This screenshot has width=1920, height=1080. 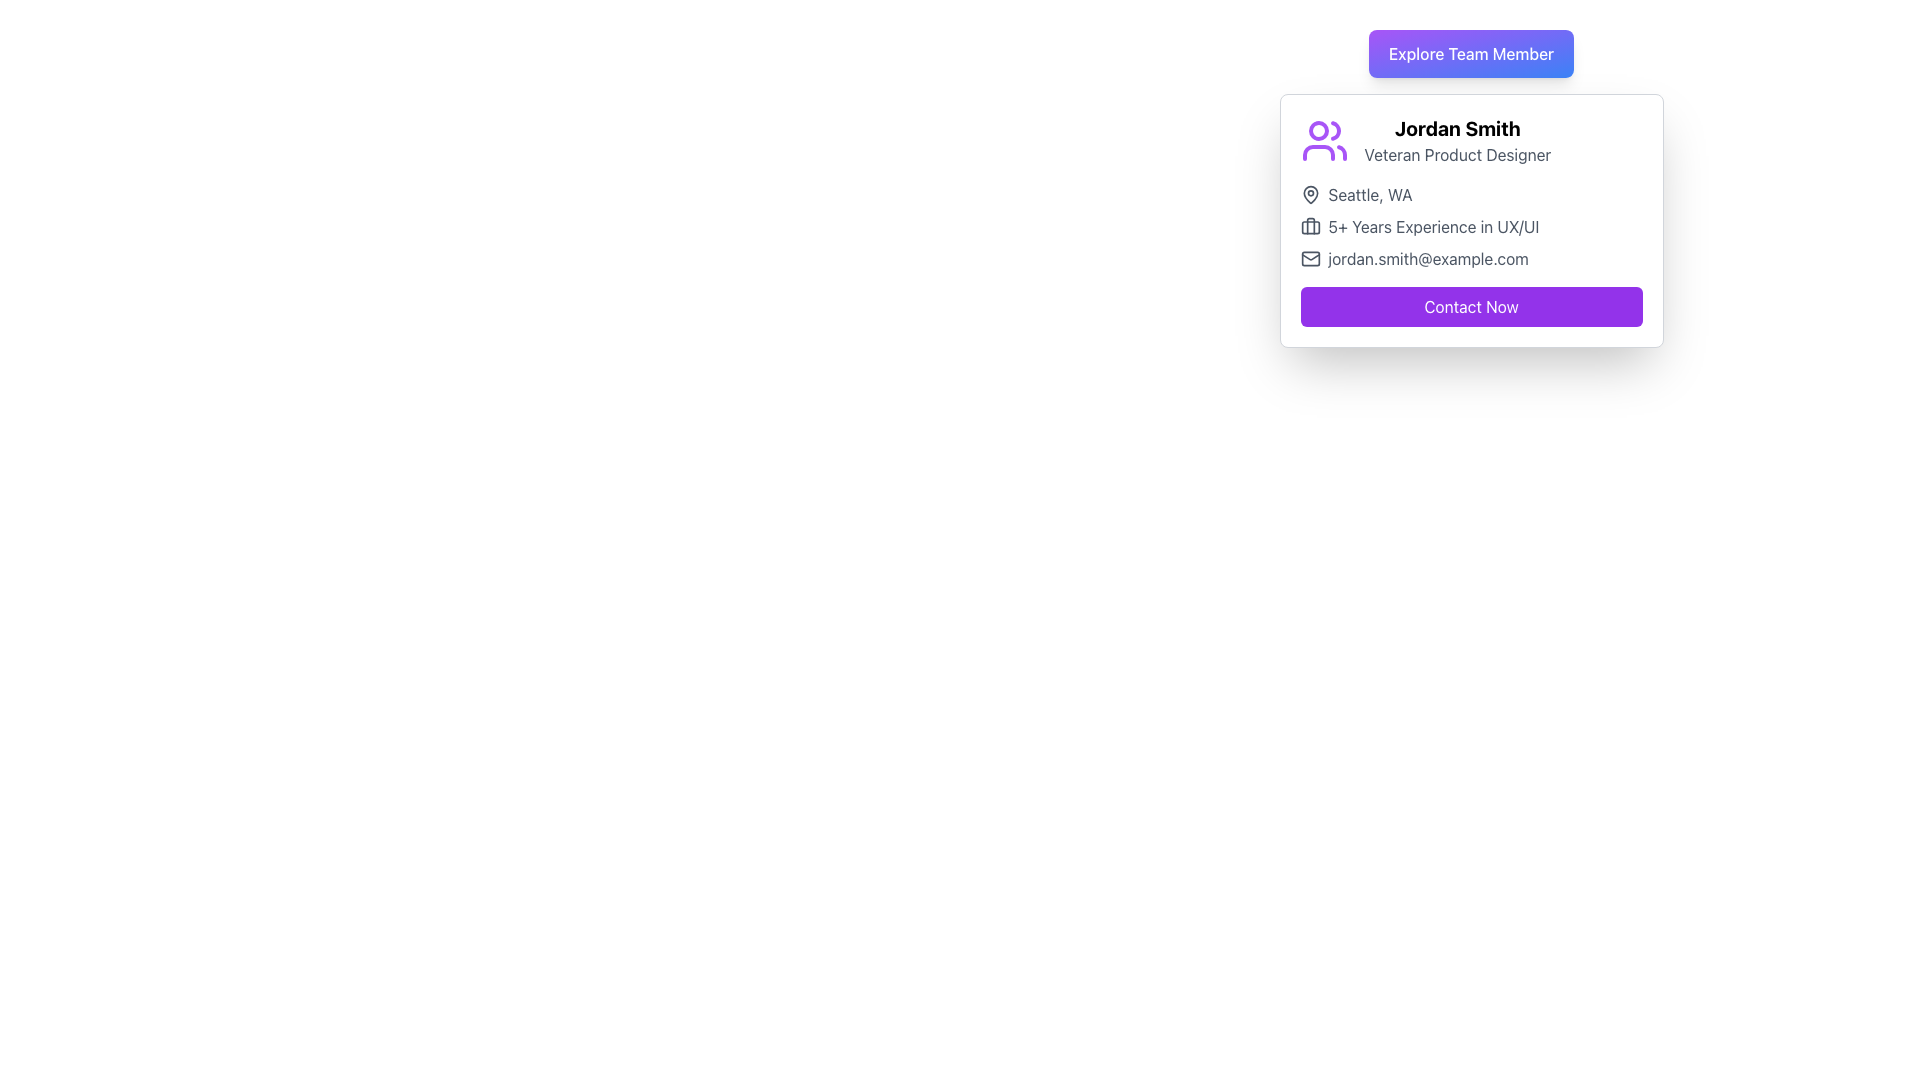 I want to click on the static text element that reads 'Jordan Smith', which is styled in bold and is the first line of text in a user profile card, so click(x=1457, y=128).